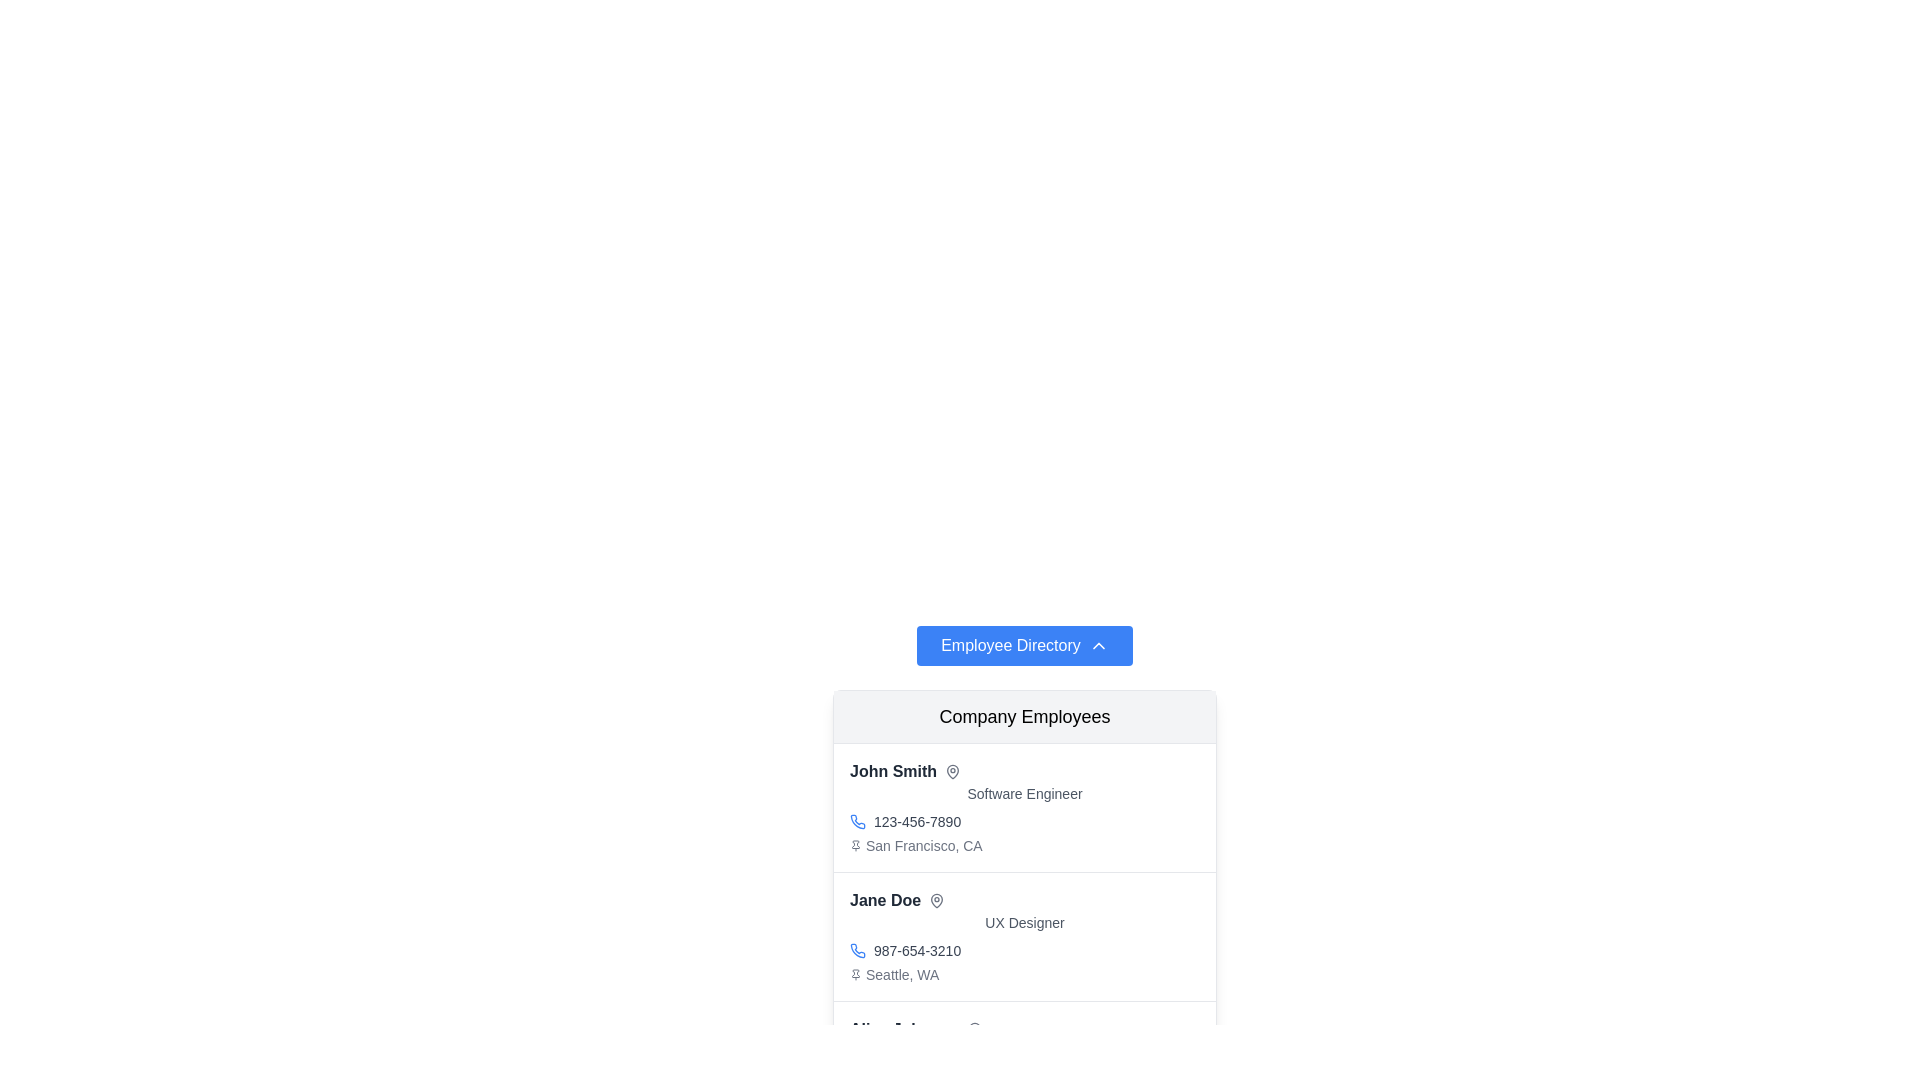 The width and height of the screenshot is (1920, 1080). Describe the element at coordinates (1025, 793) in the screenshot. I see `the static text display that shows the job title of the individual in the employee directory card, located below the name 'John Smith' and above the phone number '123-456-7890'` at that location.